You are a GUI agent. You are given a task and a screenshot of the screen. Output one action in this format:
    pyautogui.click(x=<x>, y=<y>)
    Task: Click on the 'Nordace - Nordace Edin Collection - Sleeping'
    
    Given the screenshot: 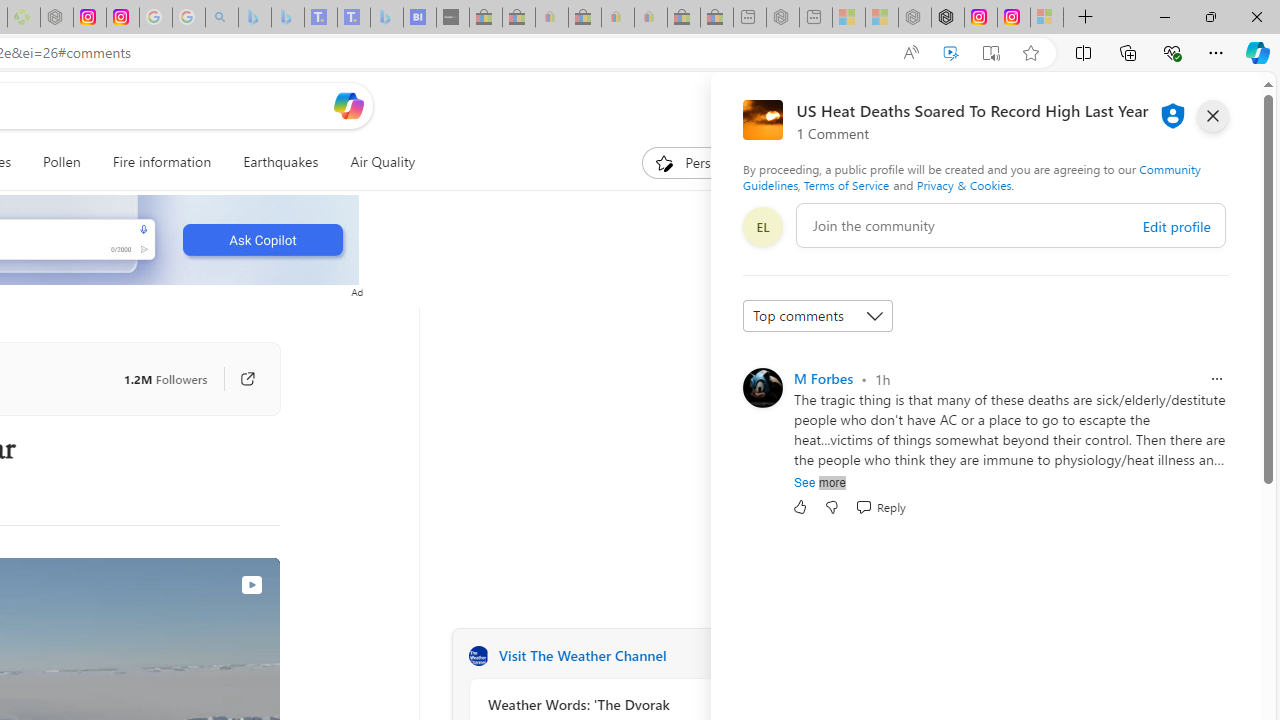 What is the action you would take?
    pyautogui.click(x=56, y=17)
    